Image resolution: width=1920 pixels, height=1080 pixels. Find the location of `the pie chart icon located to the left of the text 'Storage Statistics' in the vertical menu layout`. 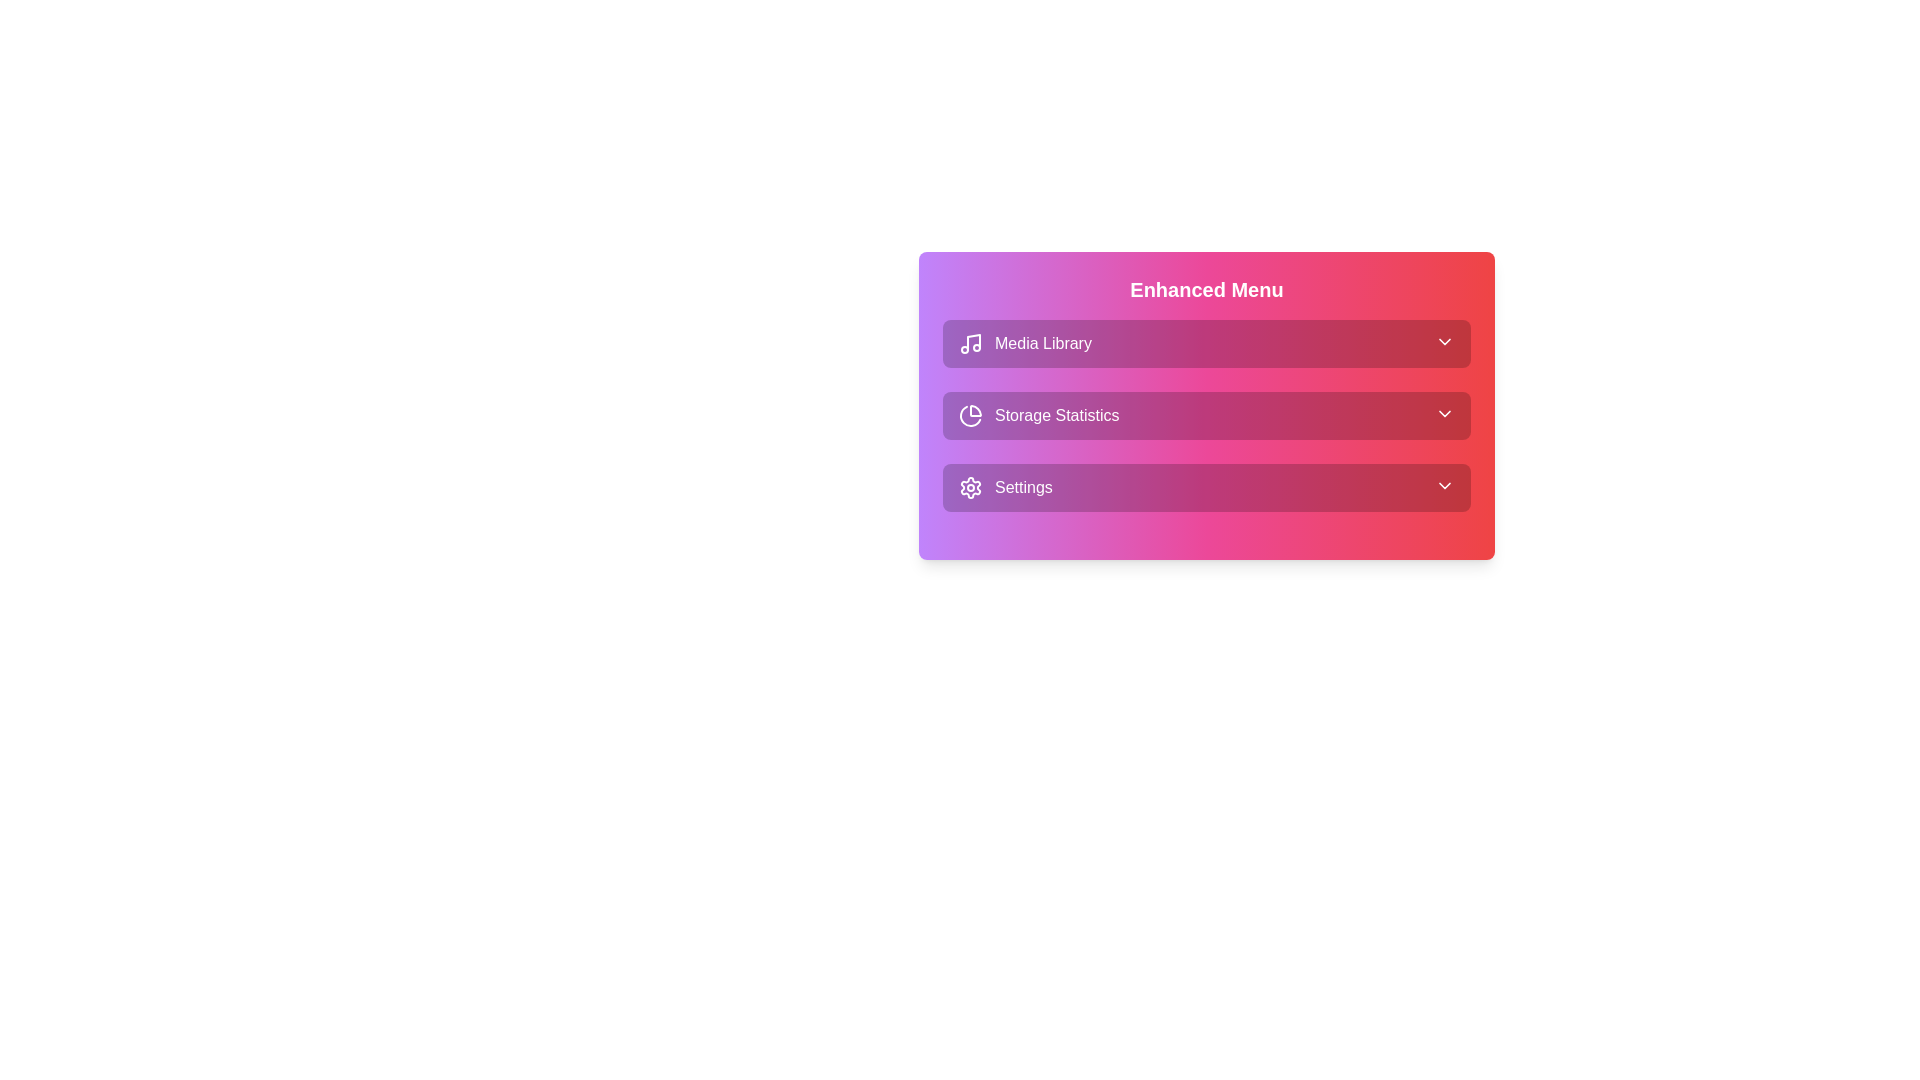

the pie chart icon located to the left of the text 'Storage Statistics' in the vertical menu layout is located at coordinates (970, 415).